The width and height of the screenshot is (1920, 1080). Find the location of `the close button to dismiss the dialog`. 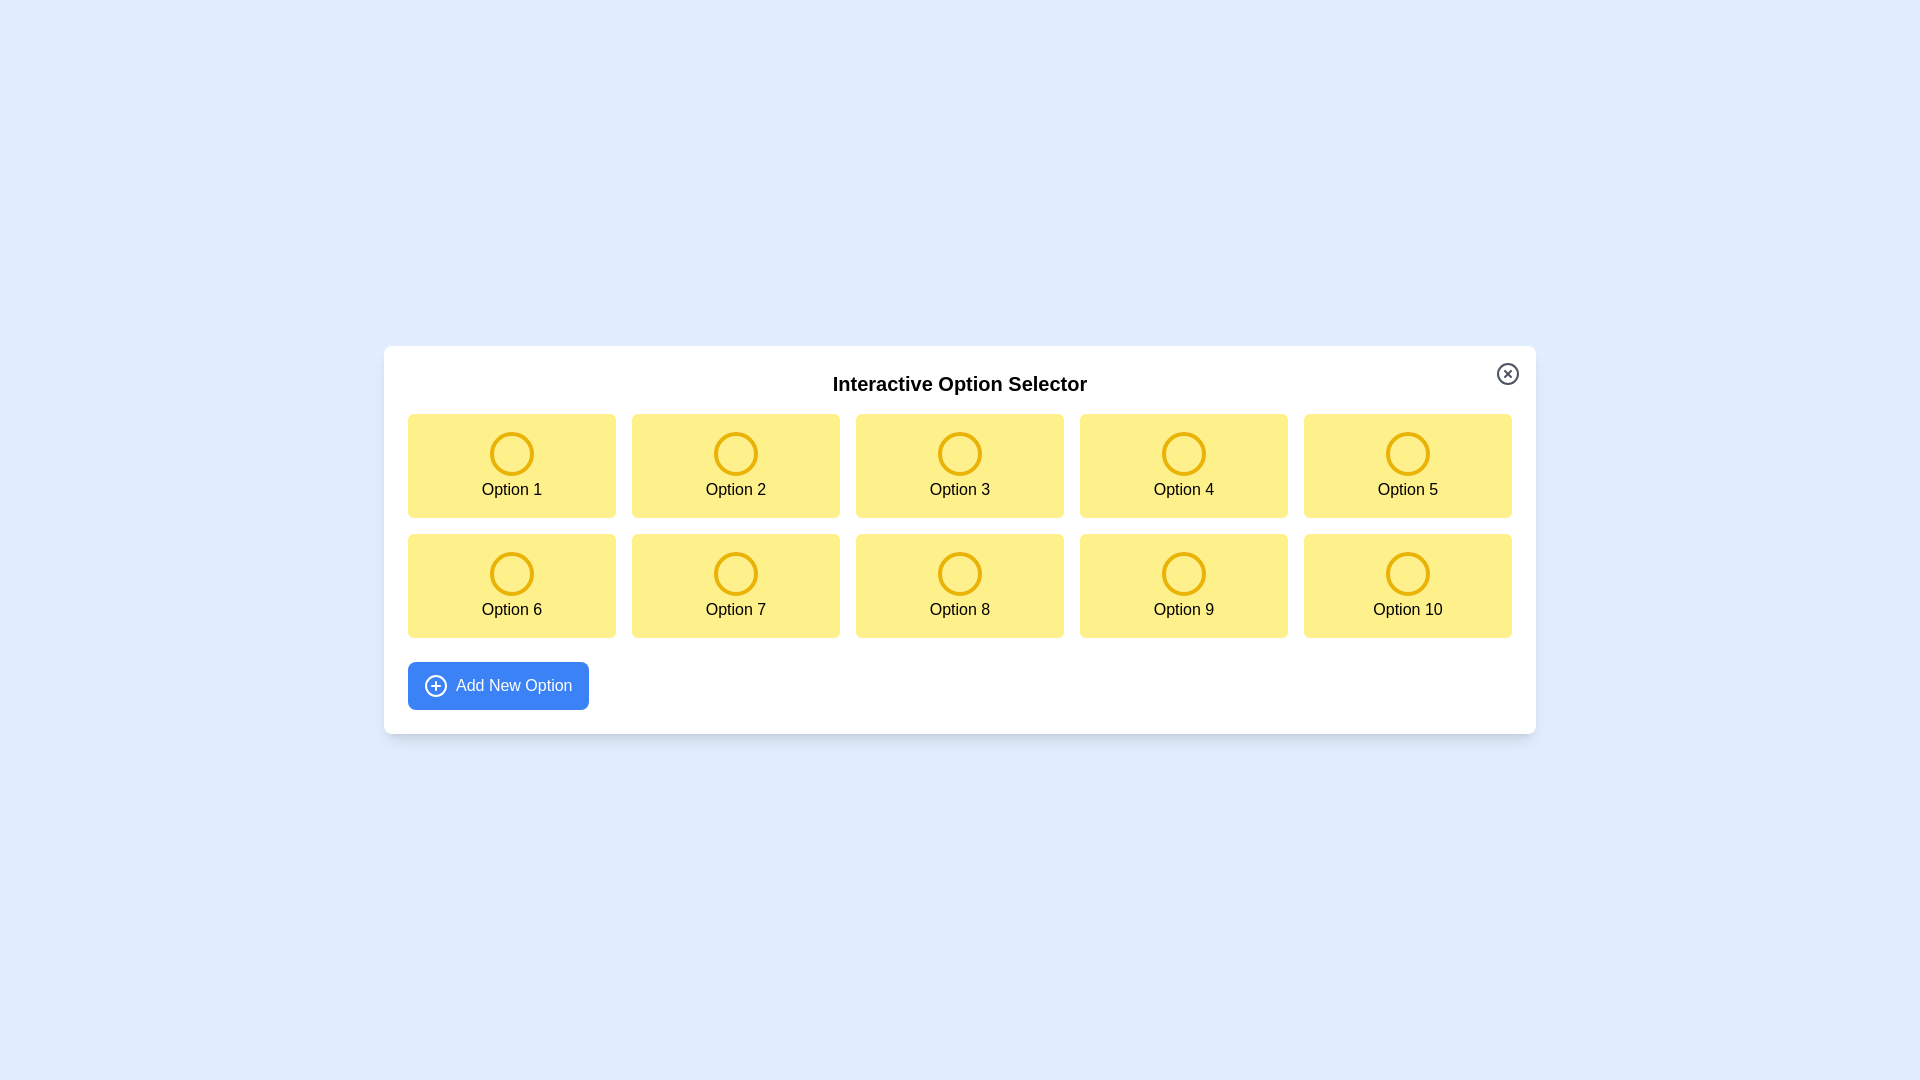

the close button to dismiss the dialog is located at coordinates (1507, 374).